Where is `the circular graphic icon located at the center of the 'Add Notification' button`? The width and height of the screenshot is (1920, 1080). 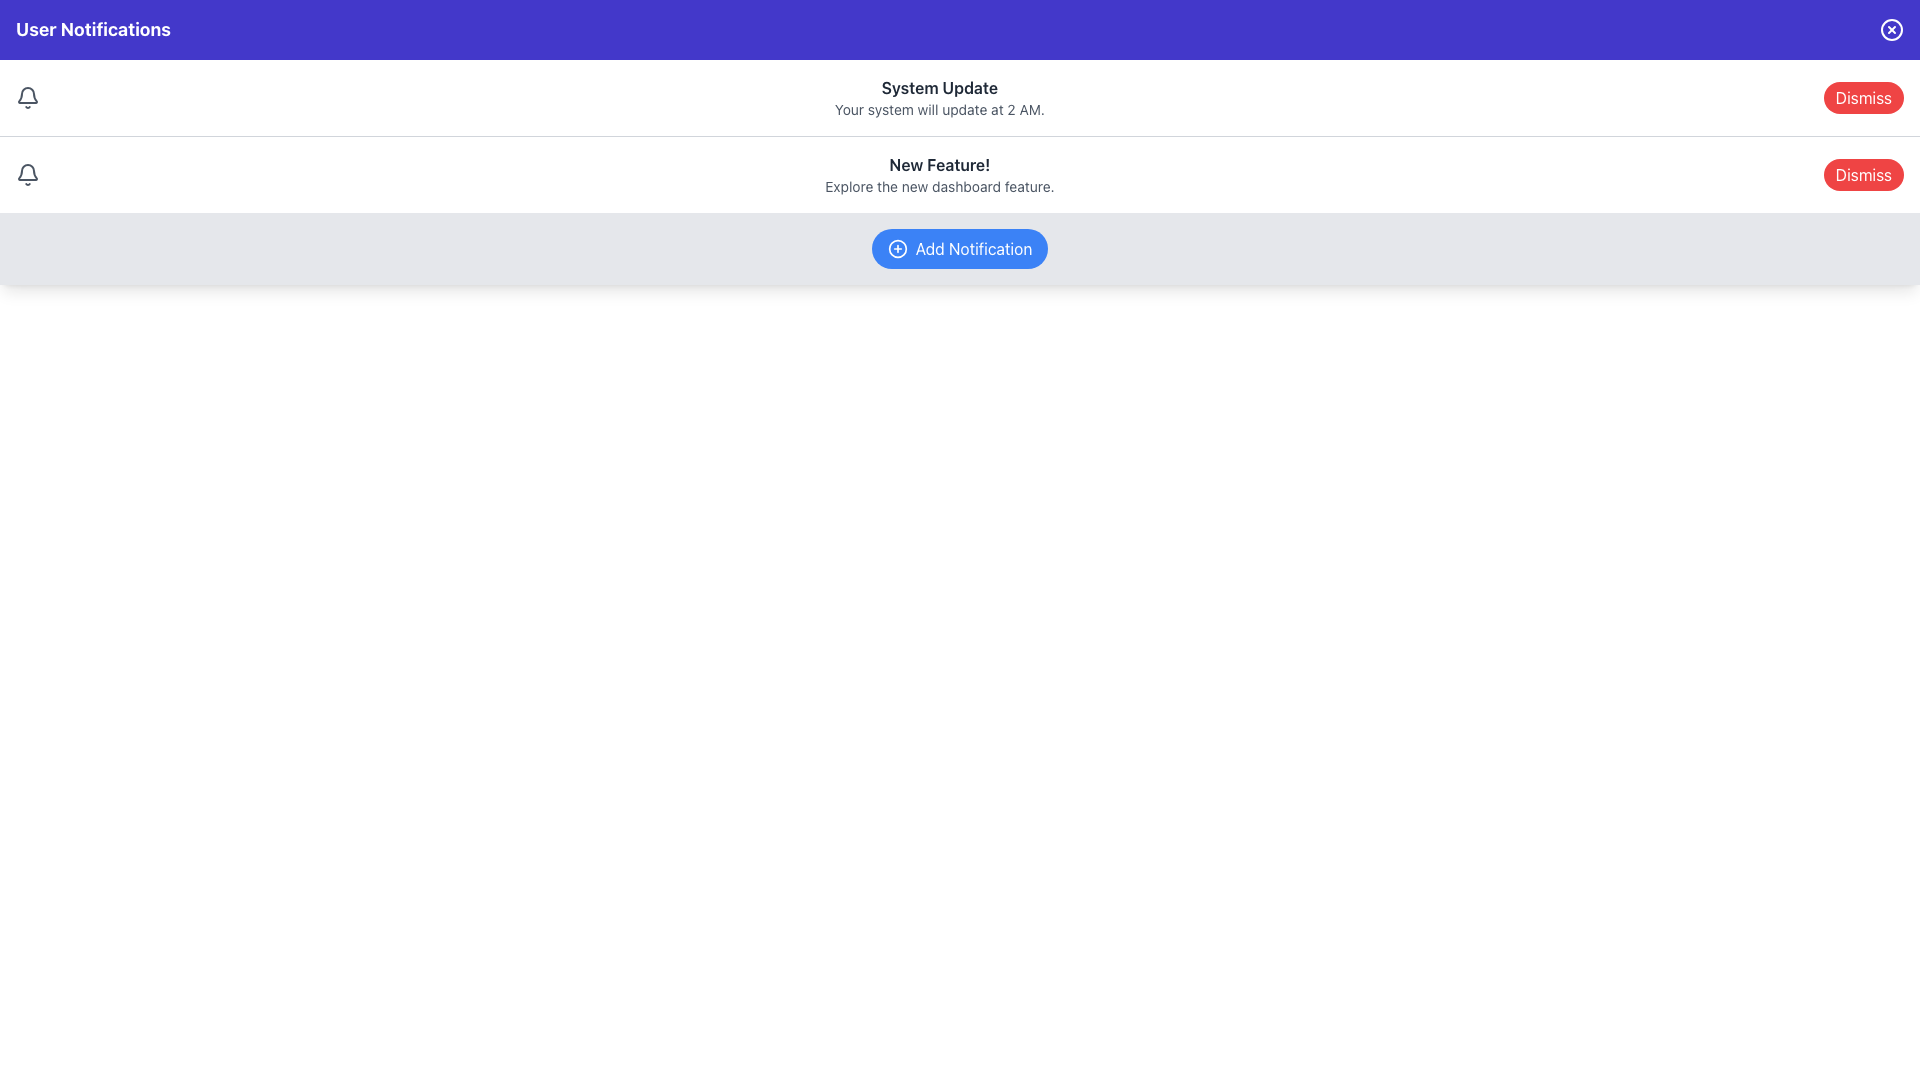 the circular graphic icon located at the center of the 'Add Notification' button is located at coordinates (896, 248).